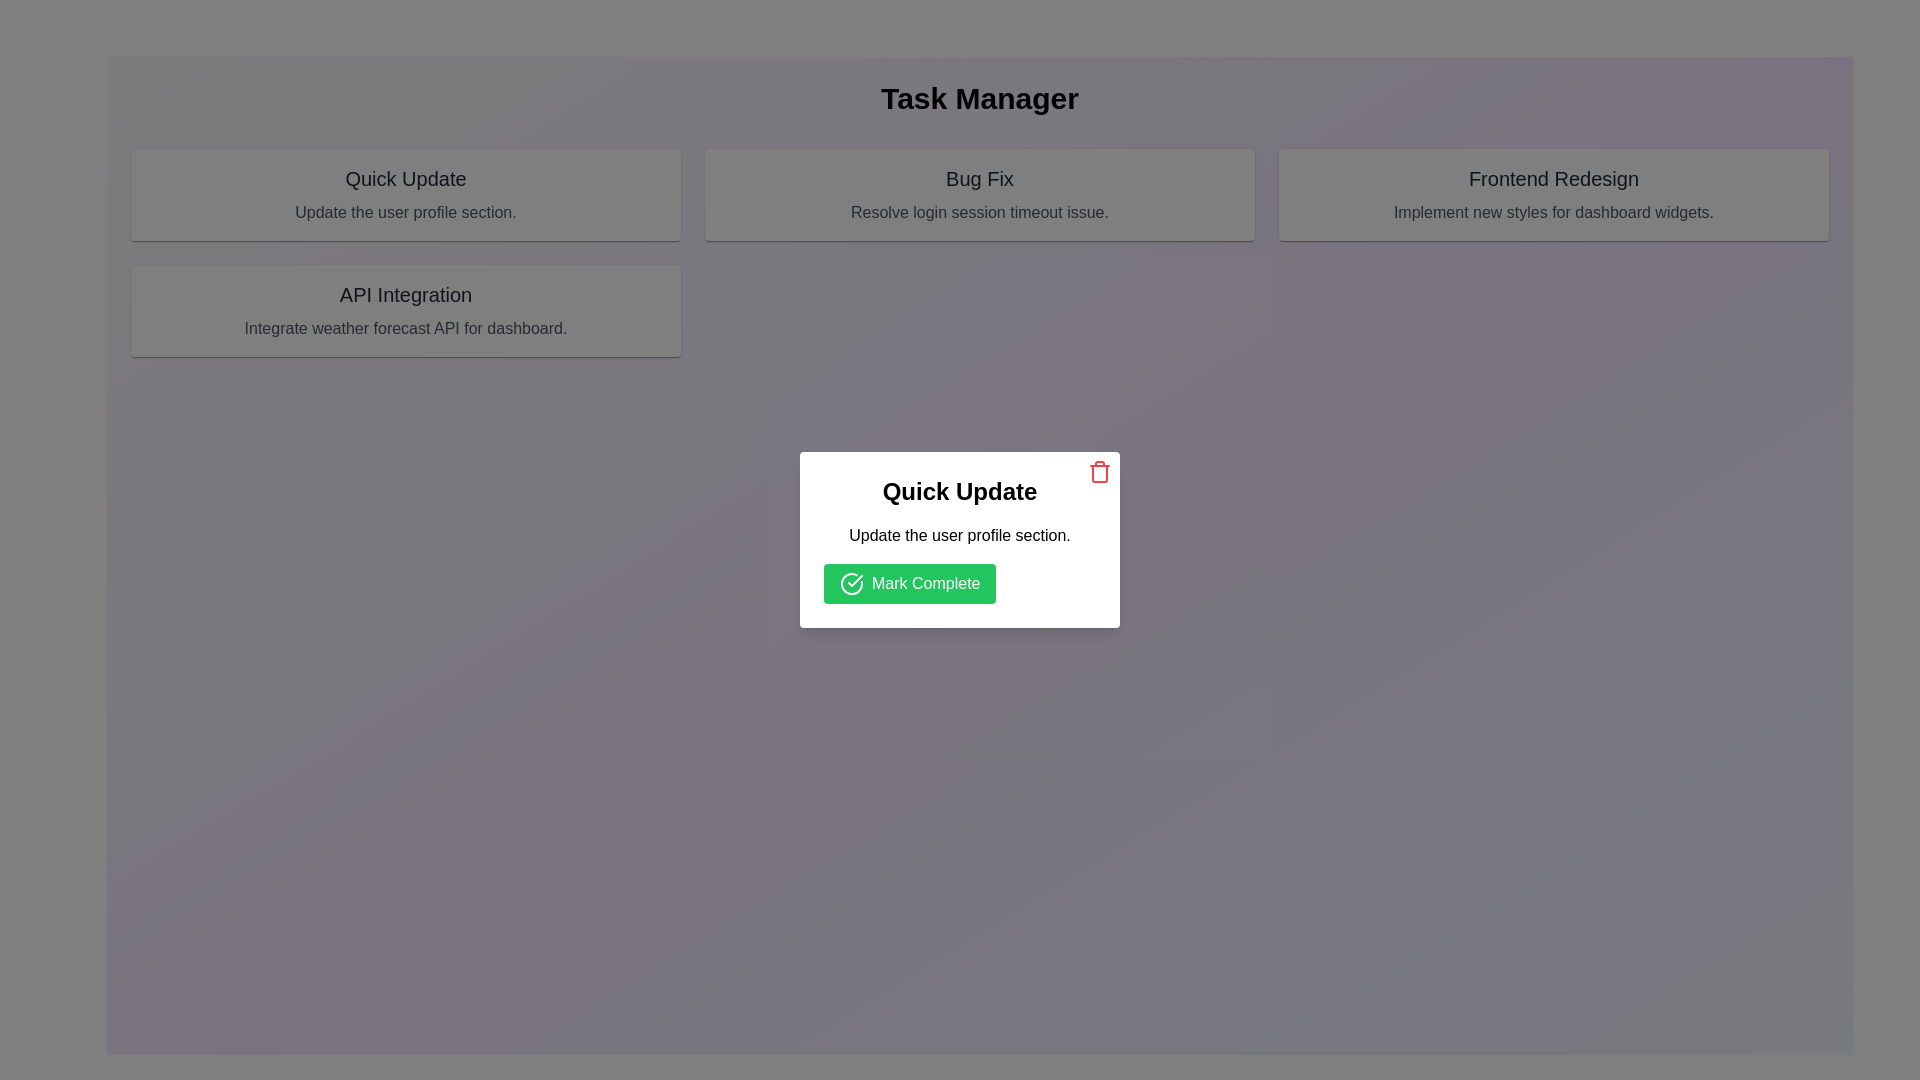 This screenshot has width=1920, height=1080. Describe the element at coordinates (960, 492) in the screenshot. I see `the bold textual label reading 'Quick Update' located at the top center of the dialog box` at that location.